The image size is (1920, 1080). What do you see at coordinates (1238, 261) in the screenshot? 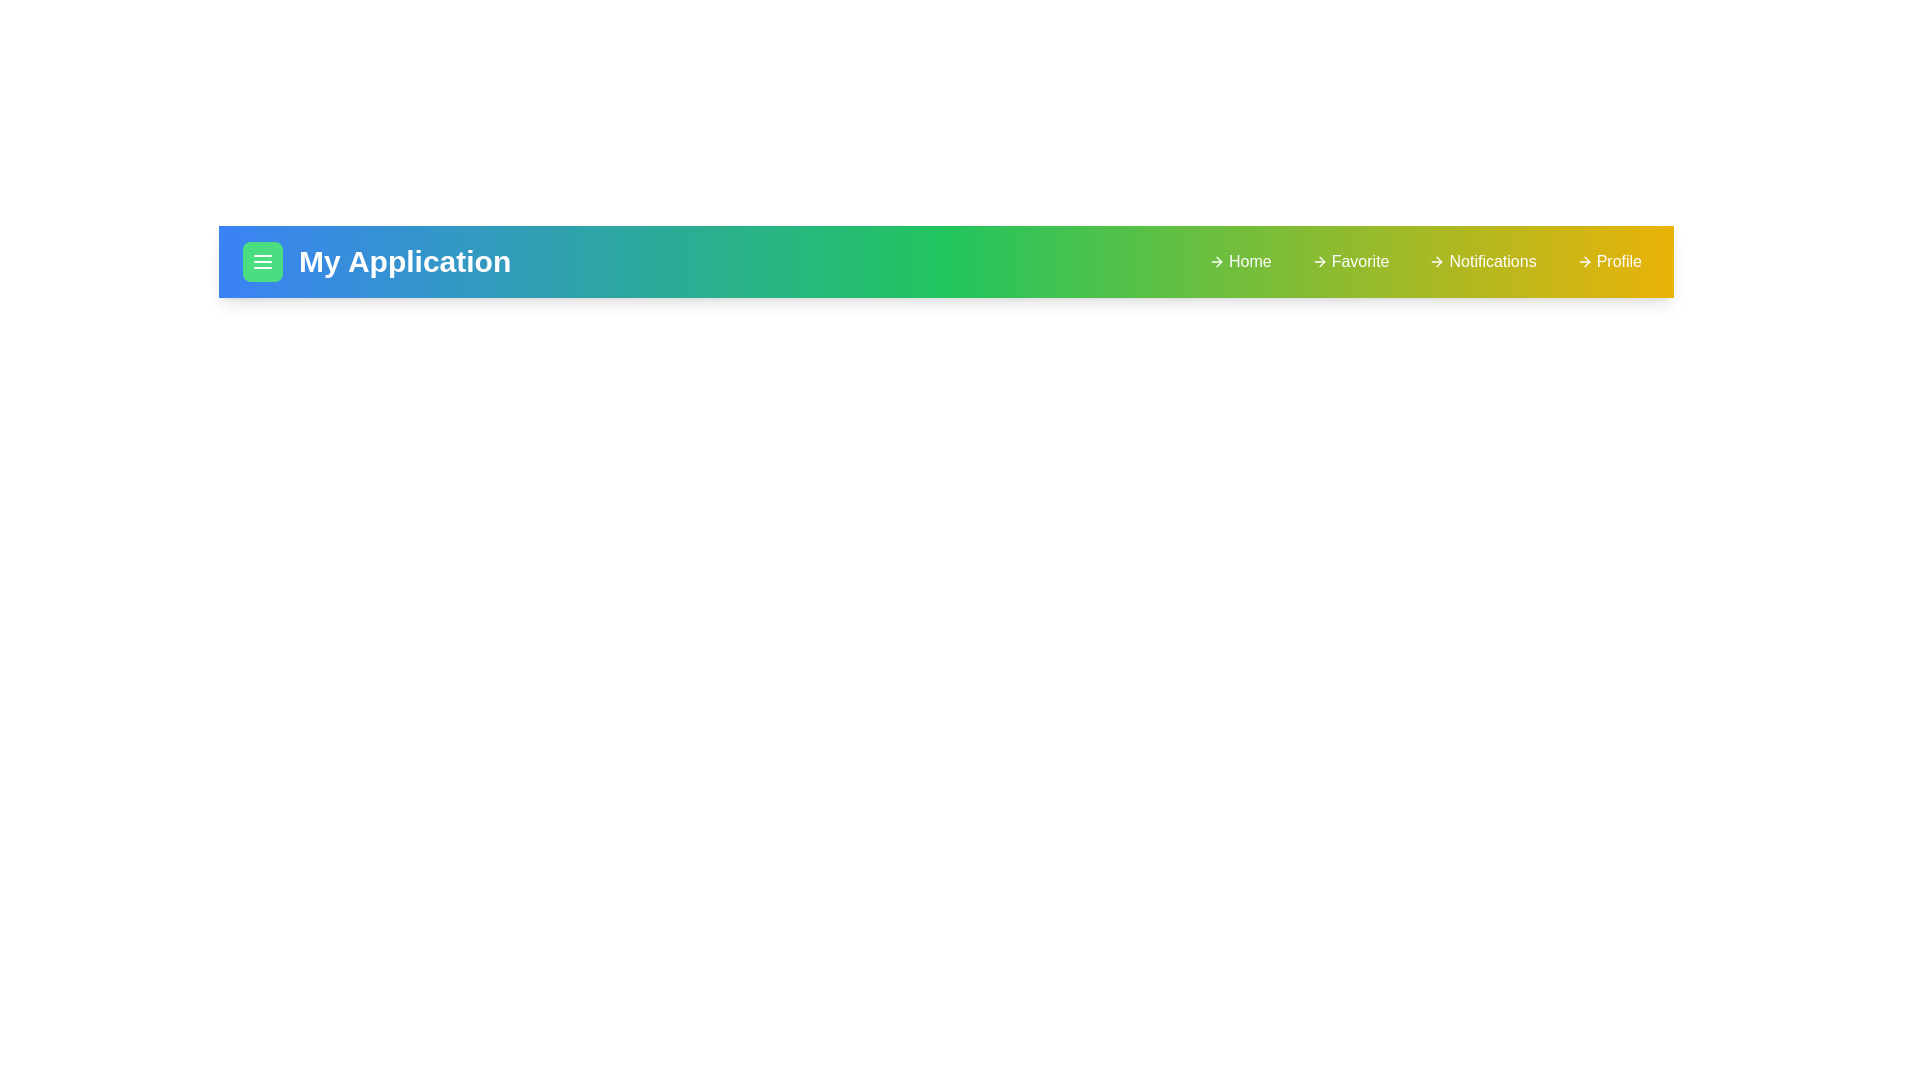
I see `the 'Home' label in the navigation bar to navigate to the 'Home' section` at bounding box center [1238, 261].